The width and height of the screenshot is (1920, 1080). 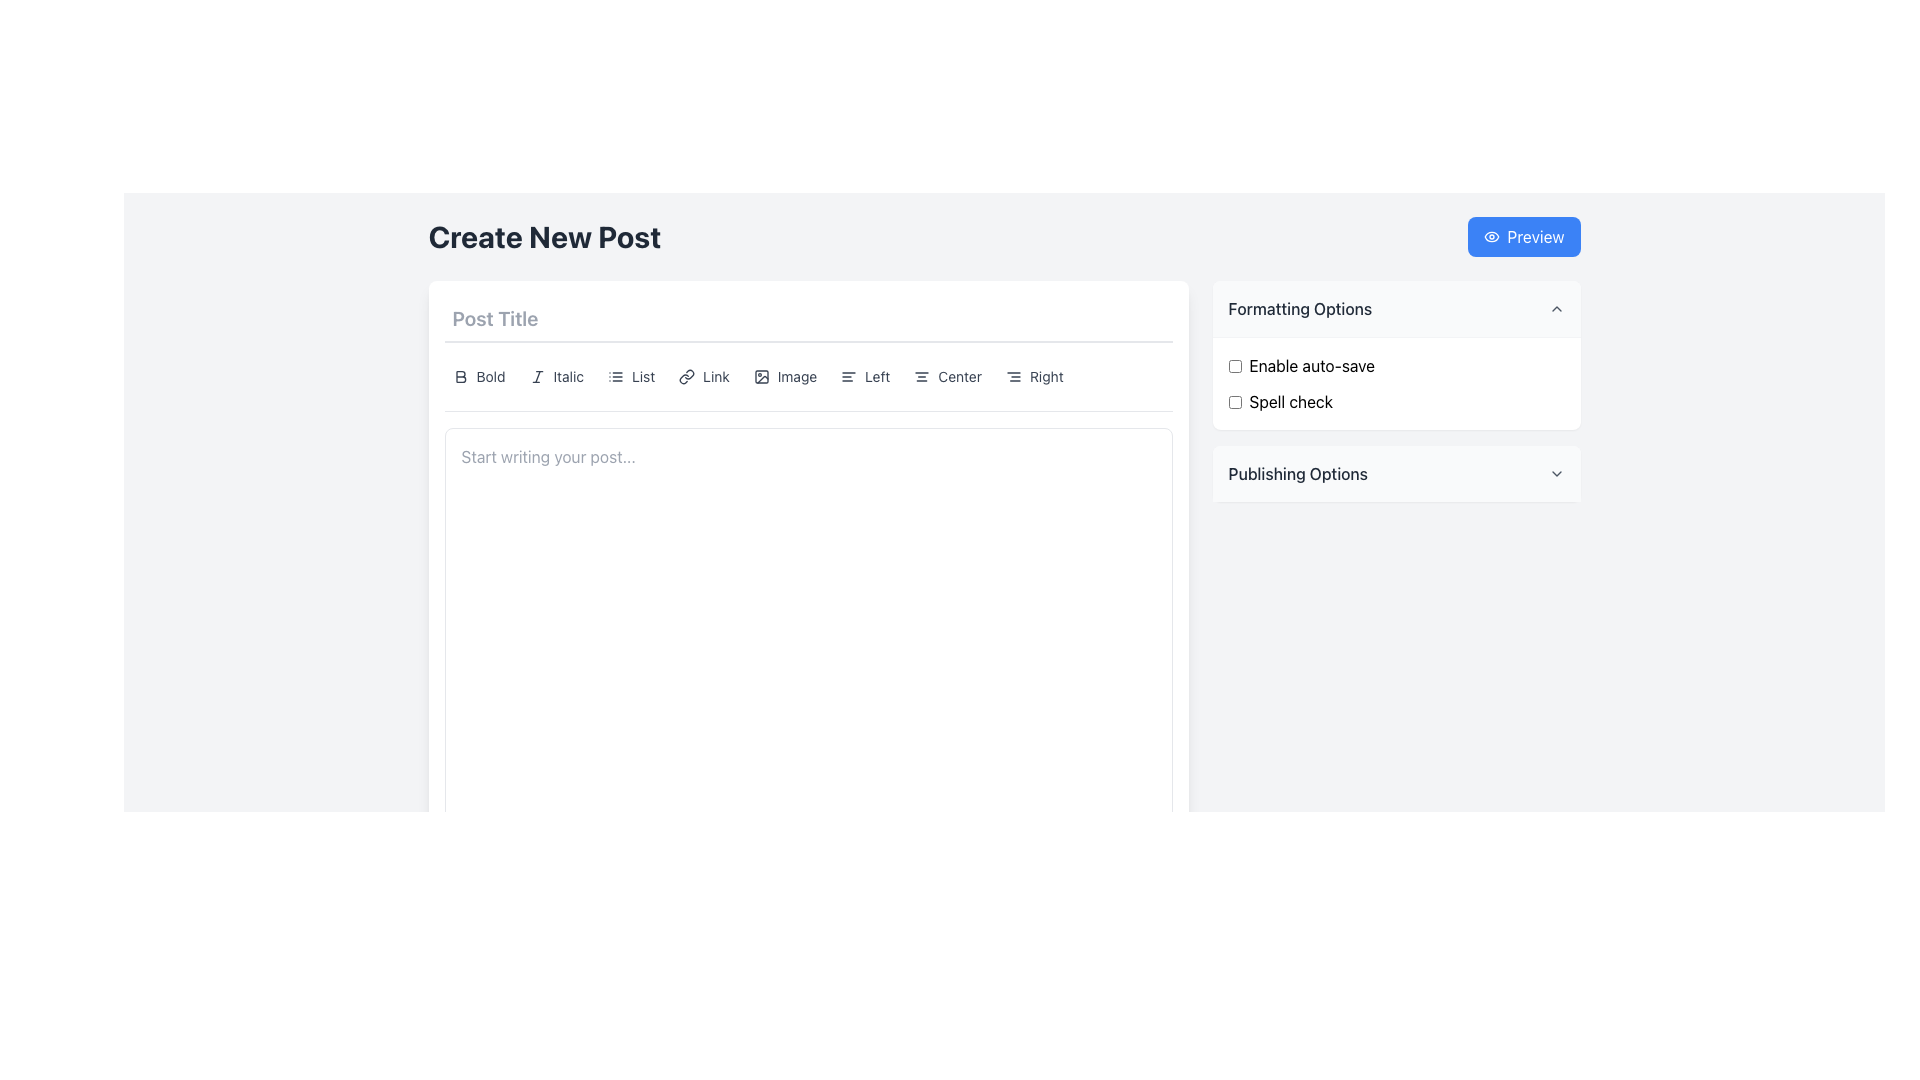 What do you see at coordinates (716, 377) in the screenshot?
I see `the label indicating the purpose of the 'Link' button situated in the toolbar at the top of the text editor within the 'Create New Post' section` at bounding box center [716, 377].